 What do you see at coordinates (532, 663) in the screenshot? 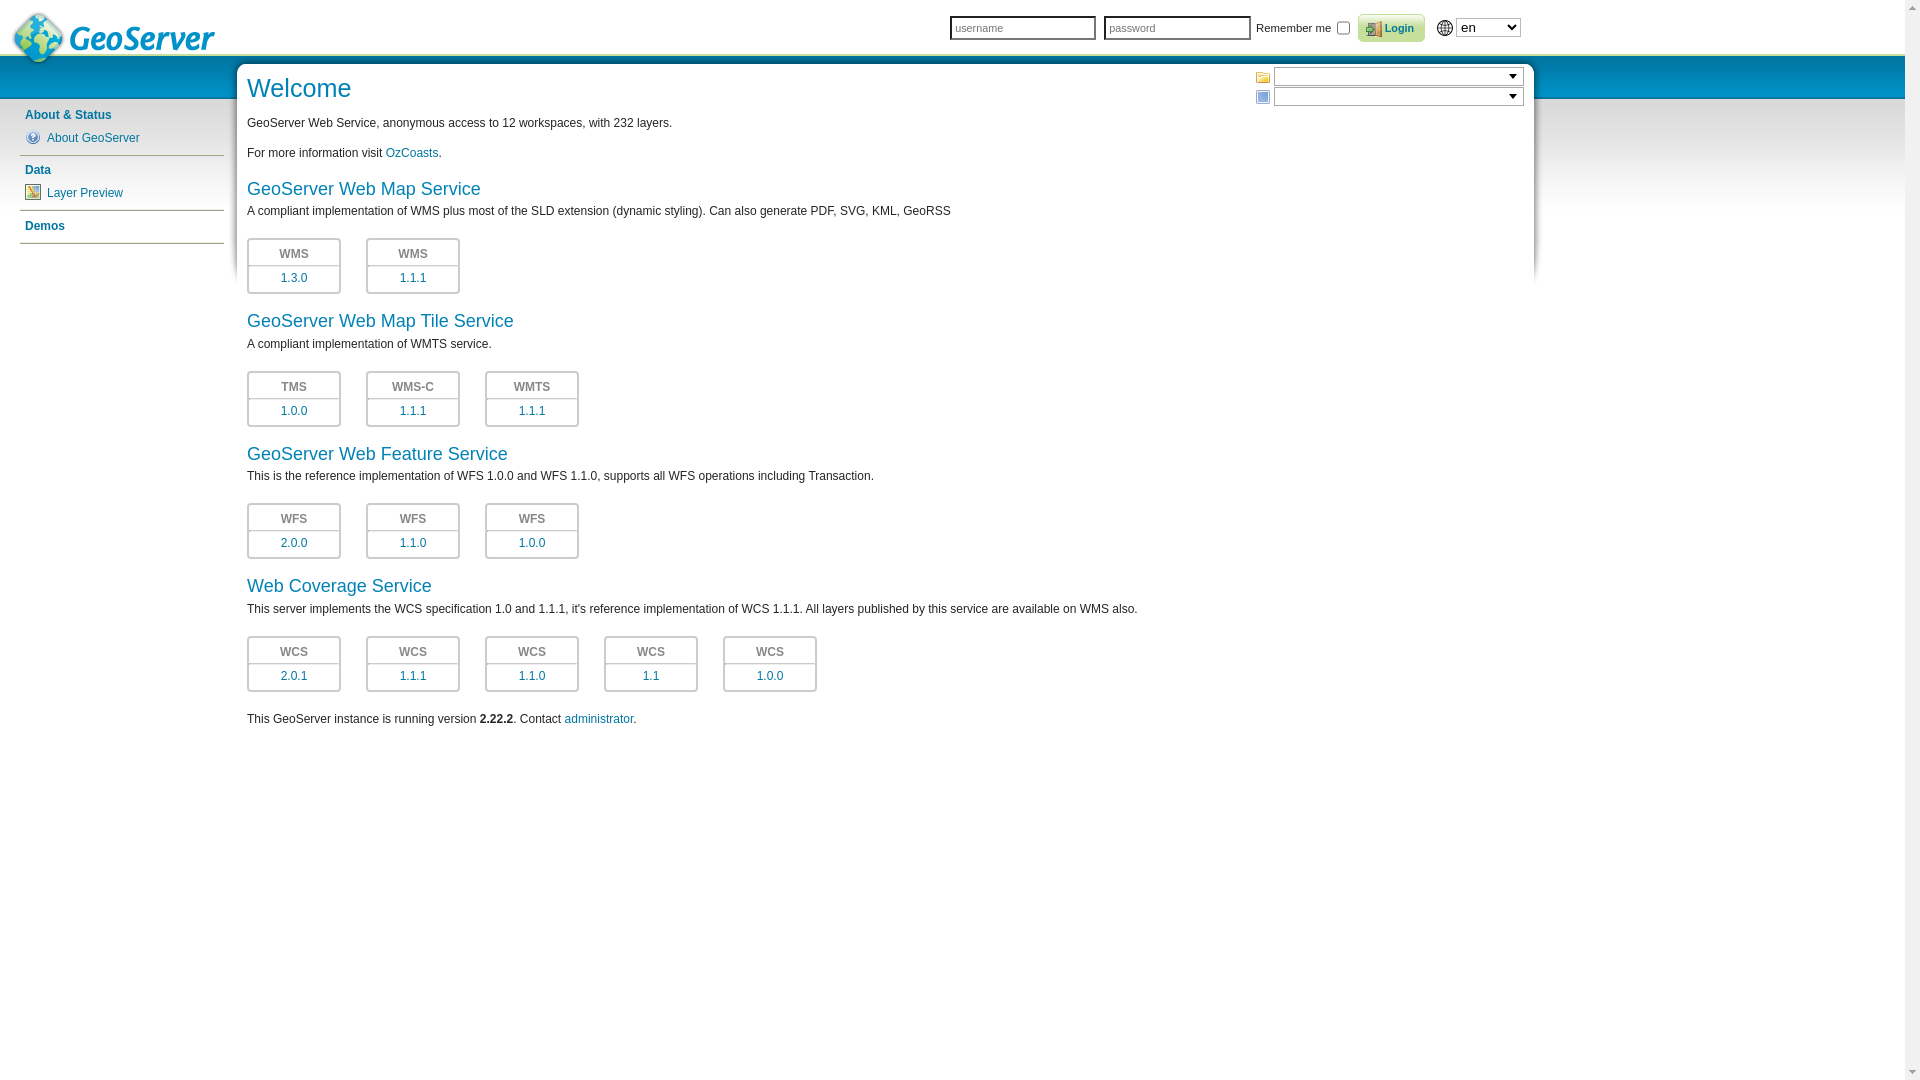
I see `'WCS` at bounding box center [532, 663].